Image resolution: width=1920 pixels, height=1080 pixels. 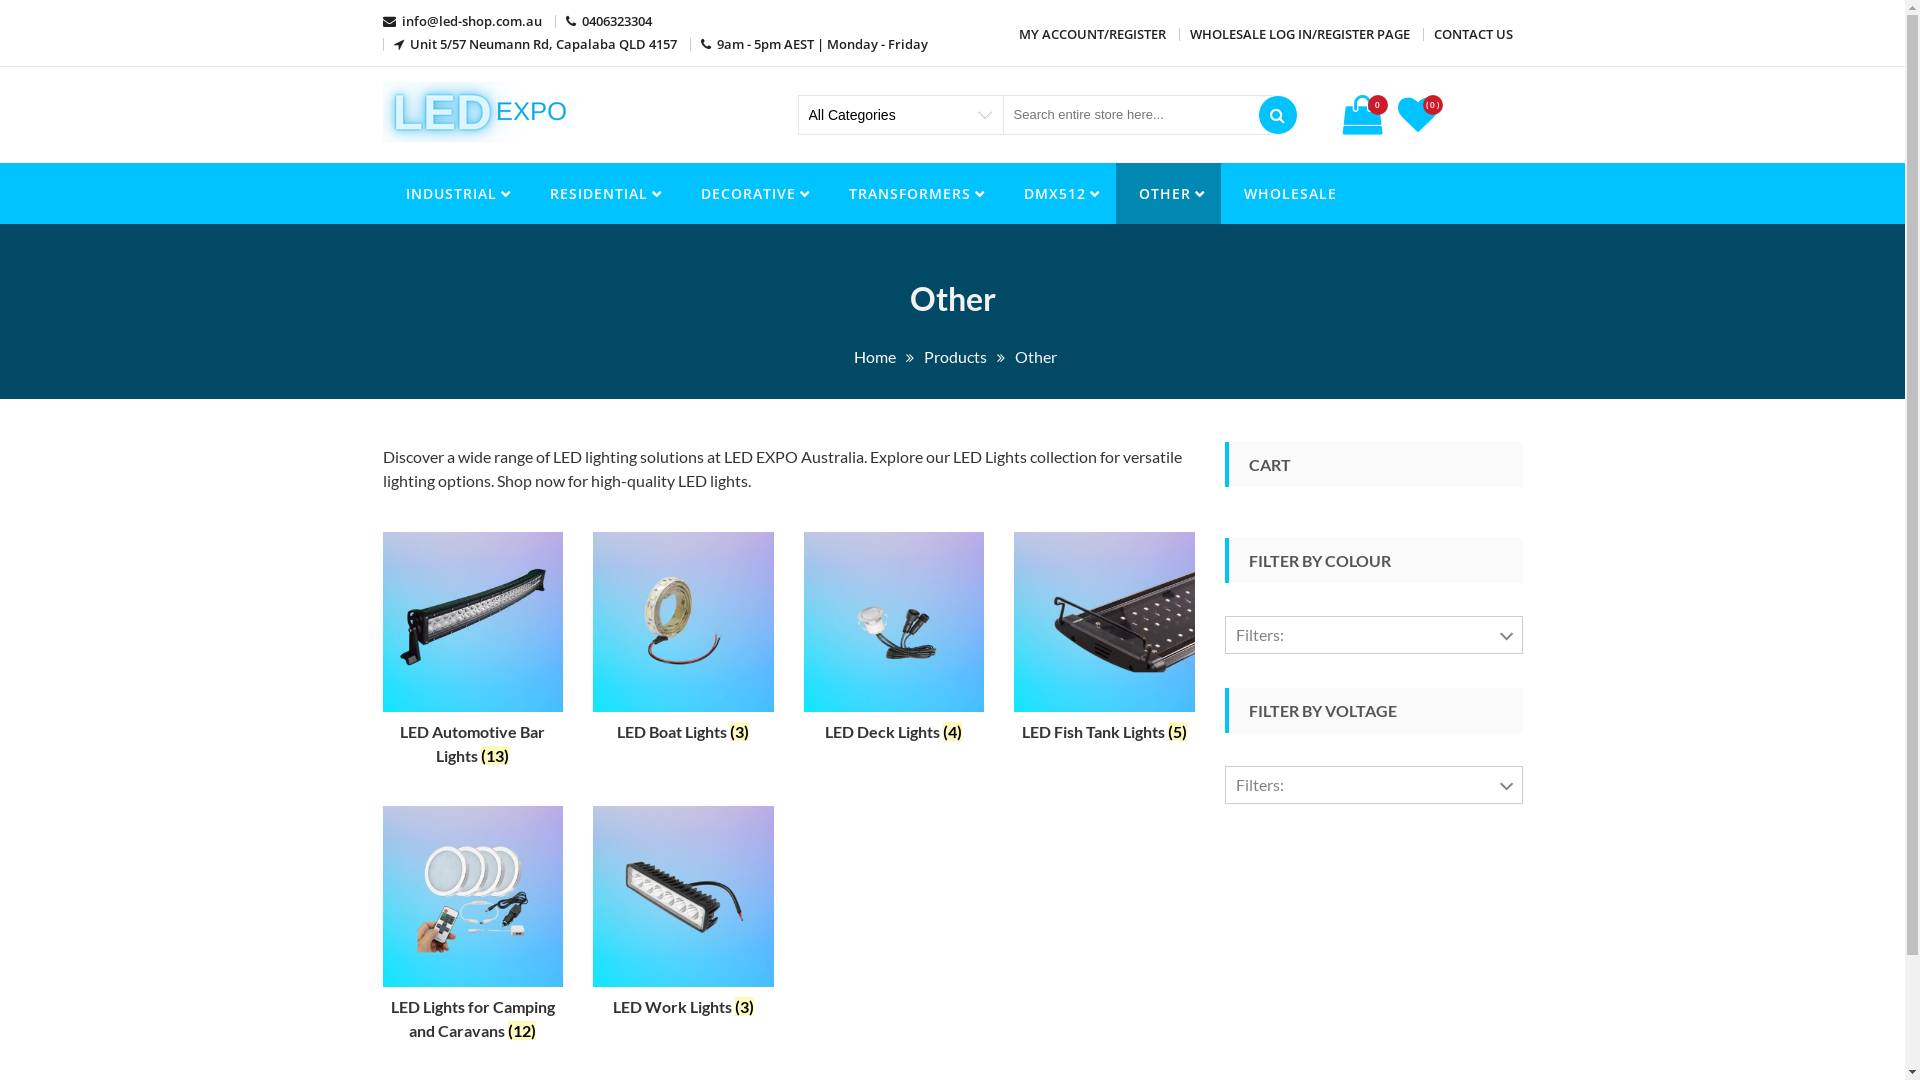 What do you see at coordinates (1090, 34) in the screenshot?
I see `'MY ACCOUNT/REGISTER'` at bounding box center [1090, 34].